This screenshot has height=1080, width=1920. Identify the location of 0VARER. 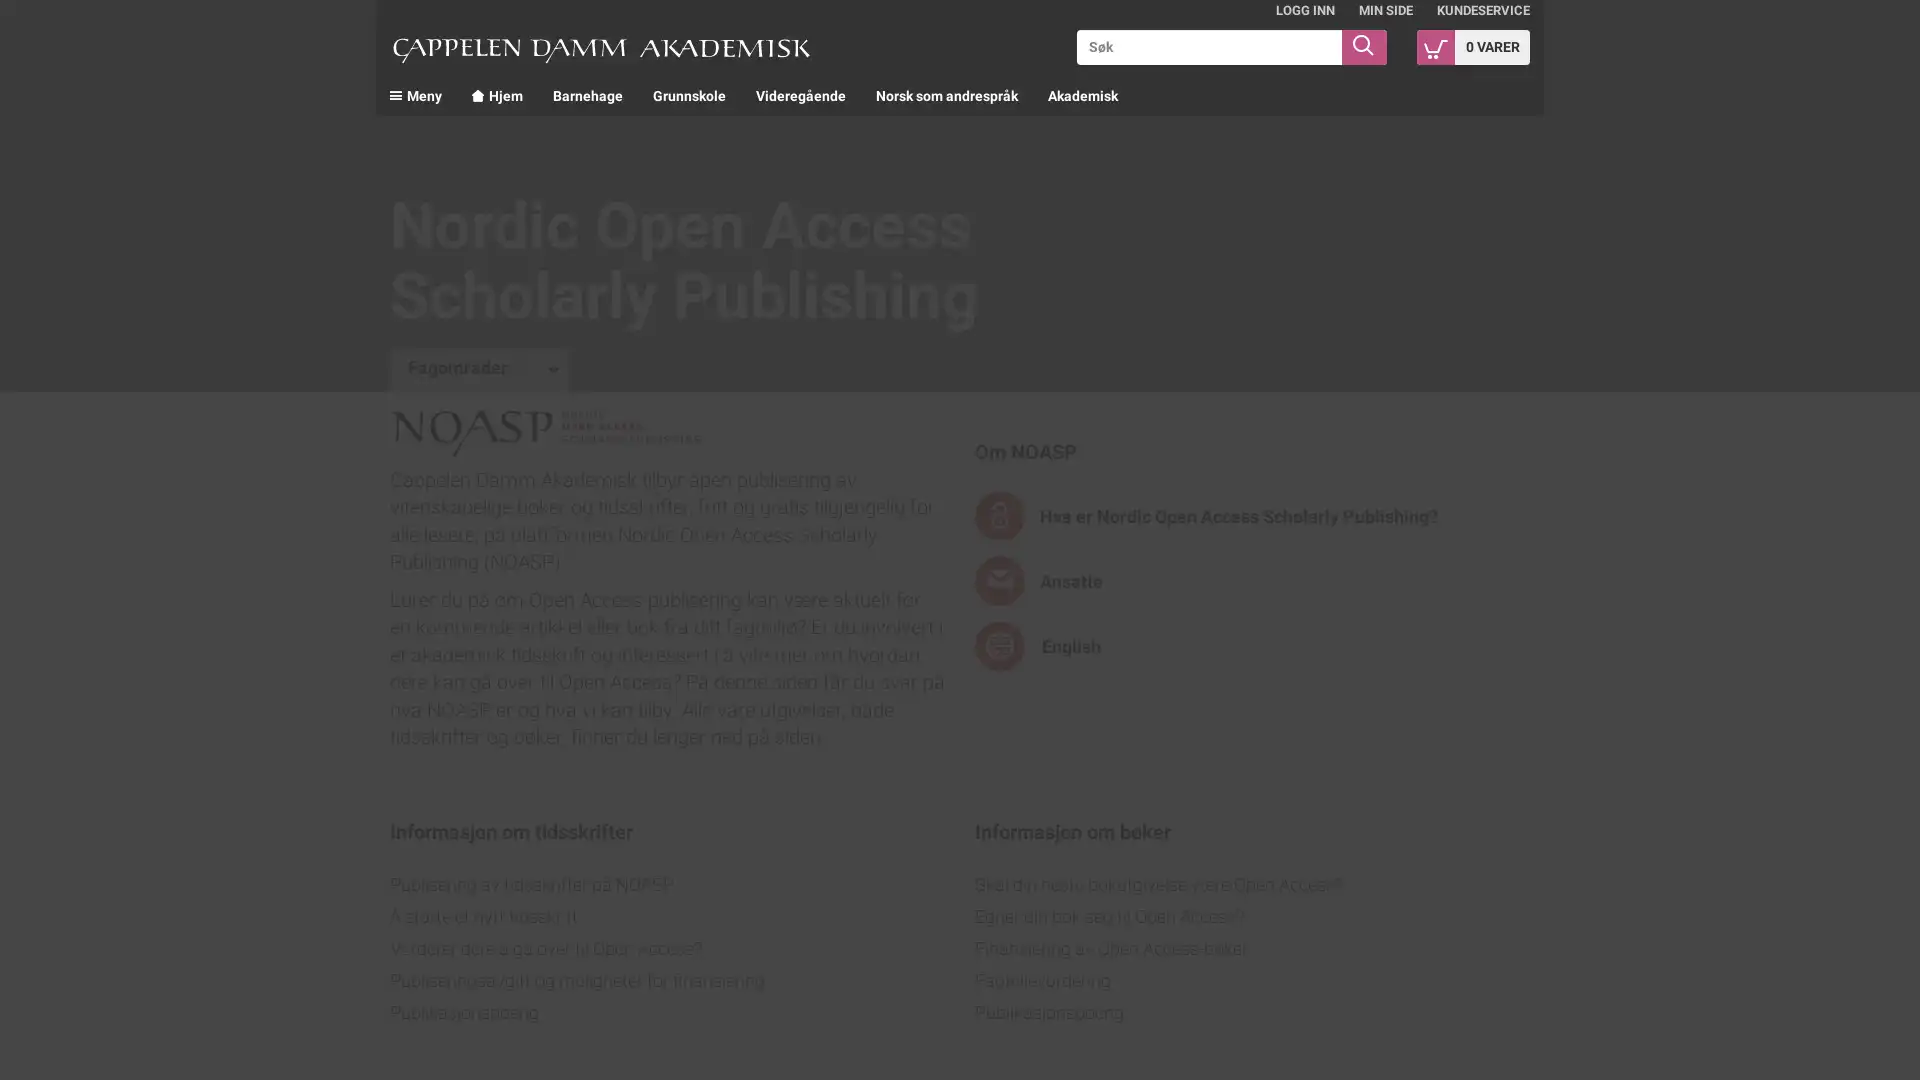
(1473, 45).